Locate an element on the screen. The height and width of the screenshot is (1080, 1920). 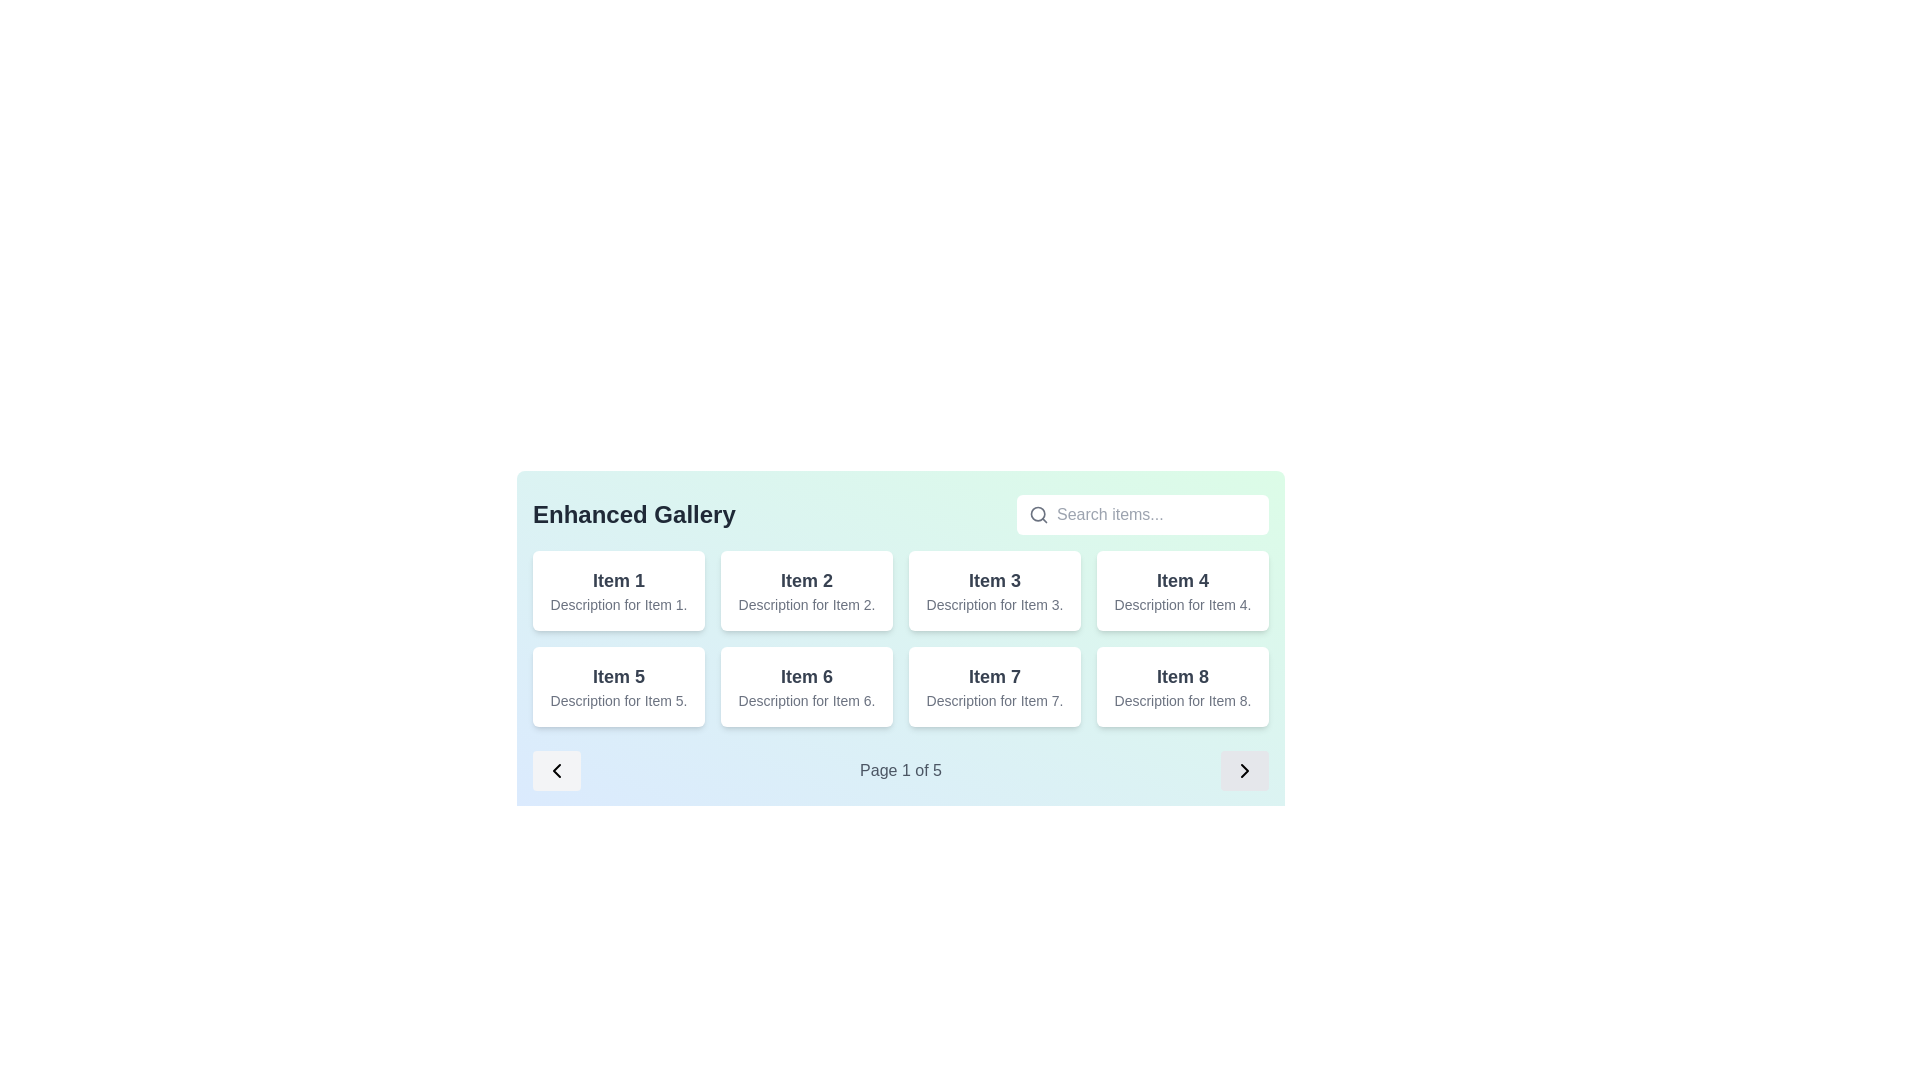
the card component representing 'Item 8' which features bold text and a description, located in the second row and fourth column of the grid layout is located at coordinates (1182, 685).